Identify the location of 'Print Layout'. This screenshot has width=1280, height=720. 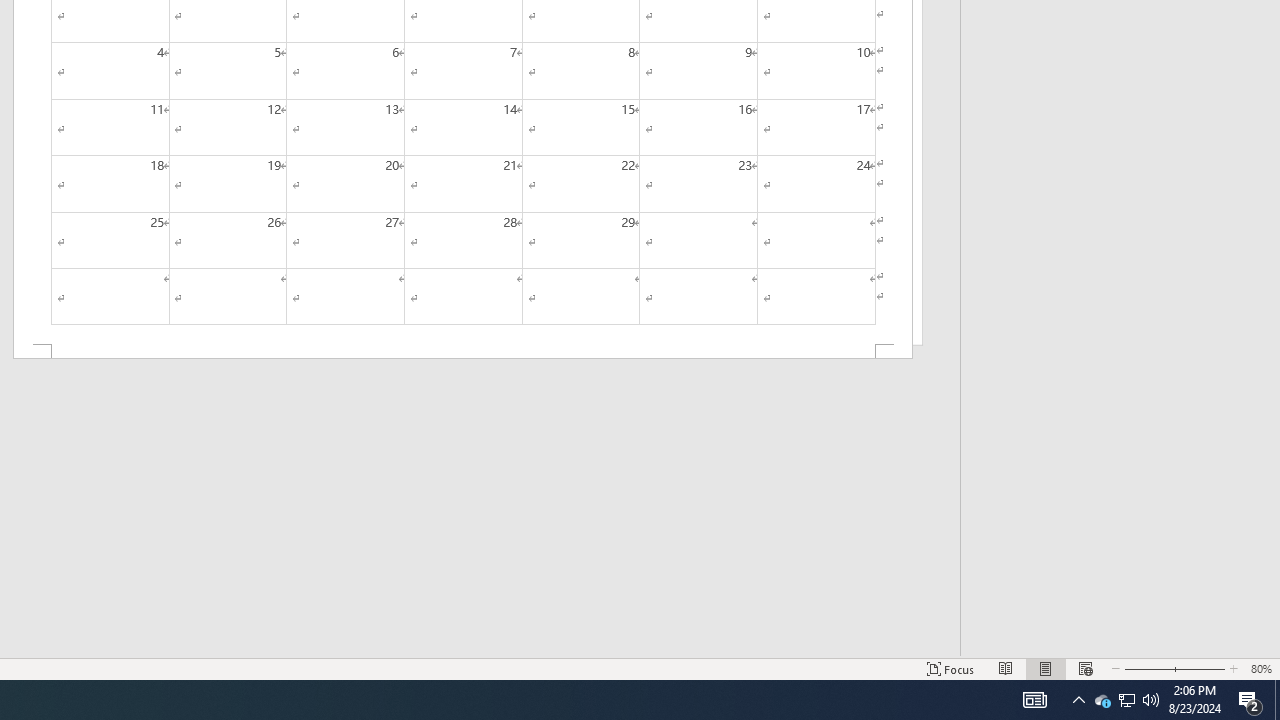
(1045, 669).